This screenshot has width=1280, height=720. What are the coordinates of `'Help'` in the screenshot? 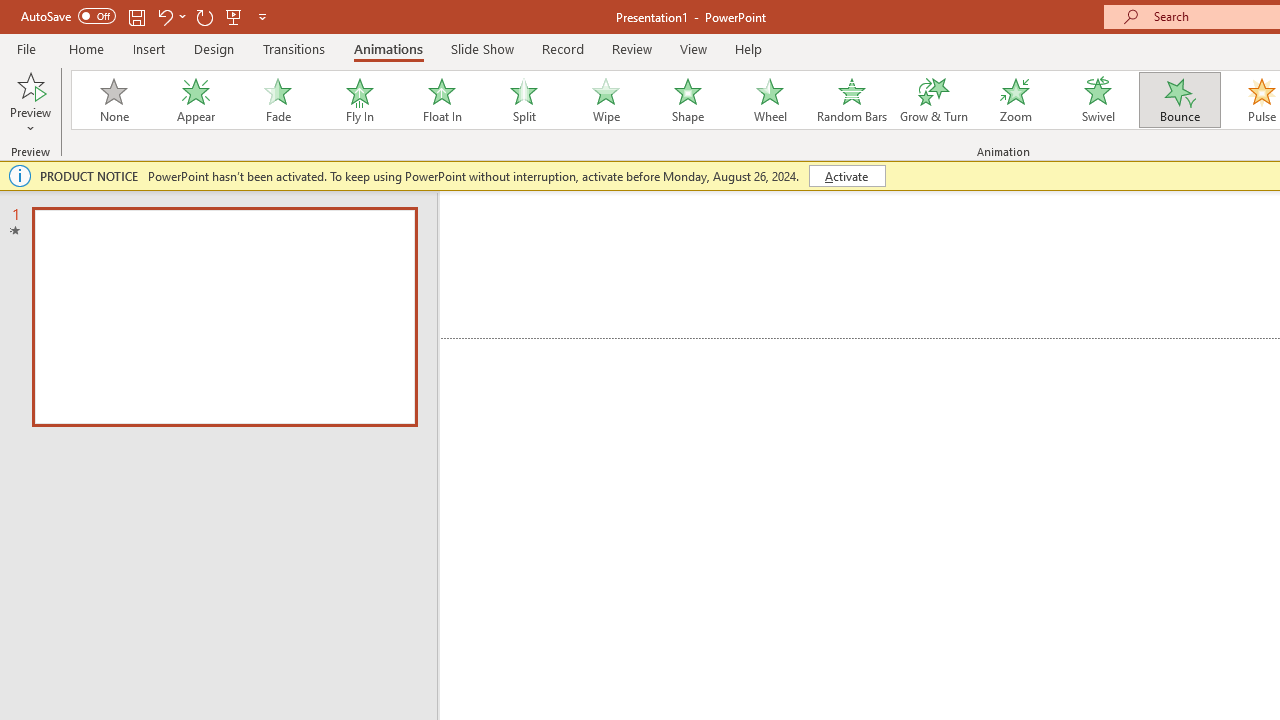 It's located at (747, 48).